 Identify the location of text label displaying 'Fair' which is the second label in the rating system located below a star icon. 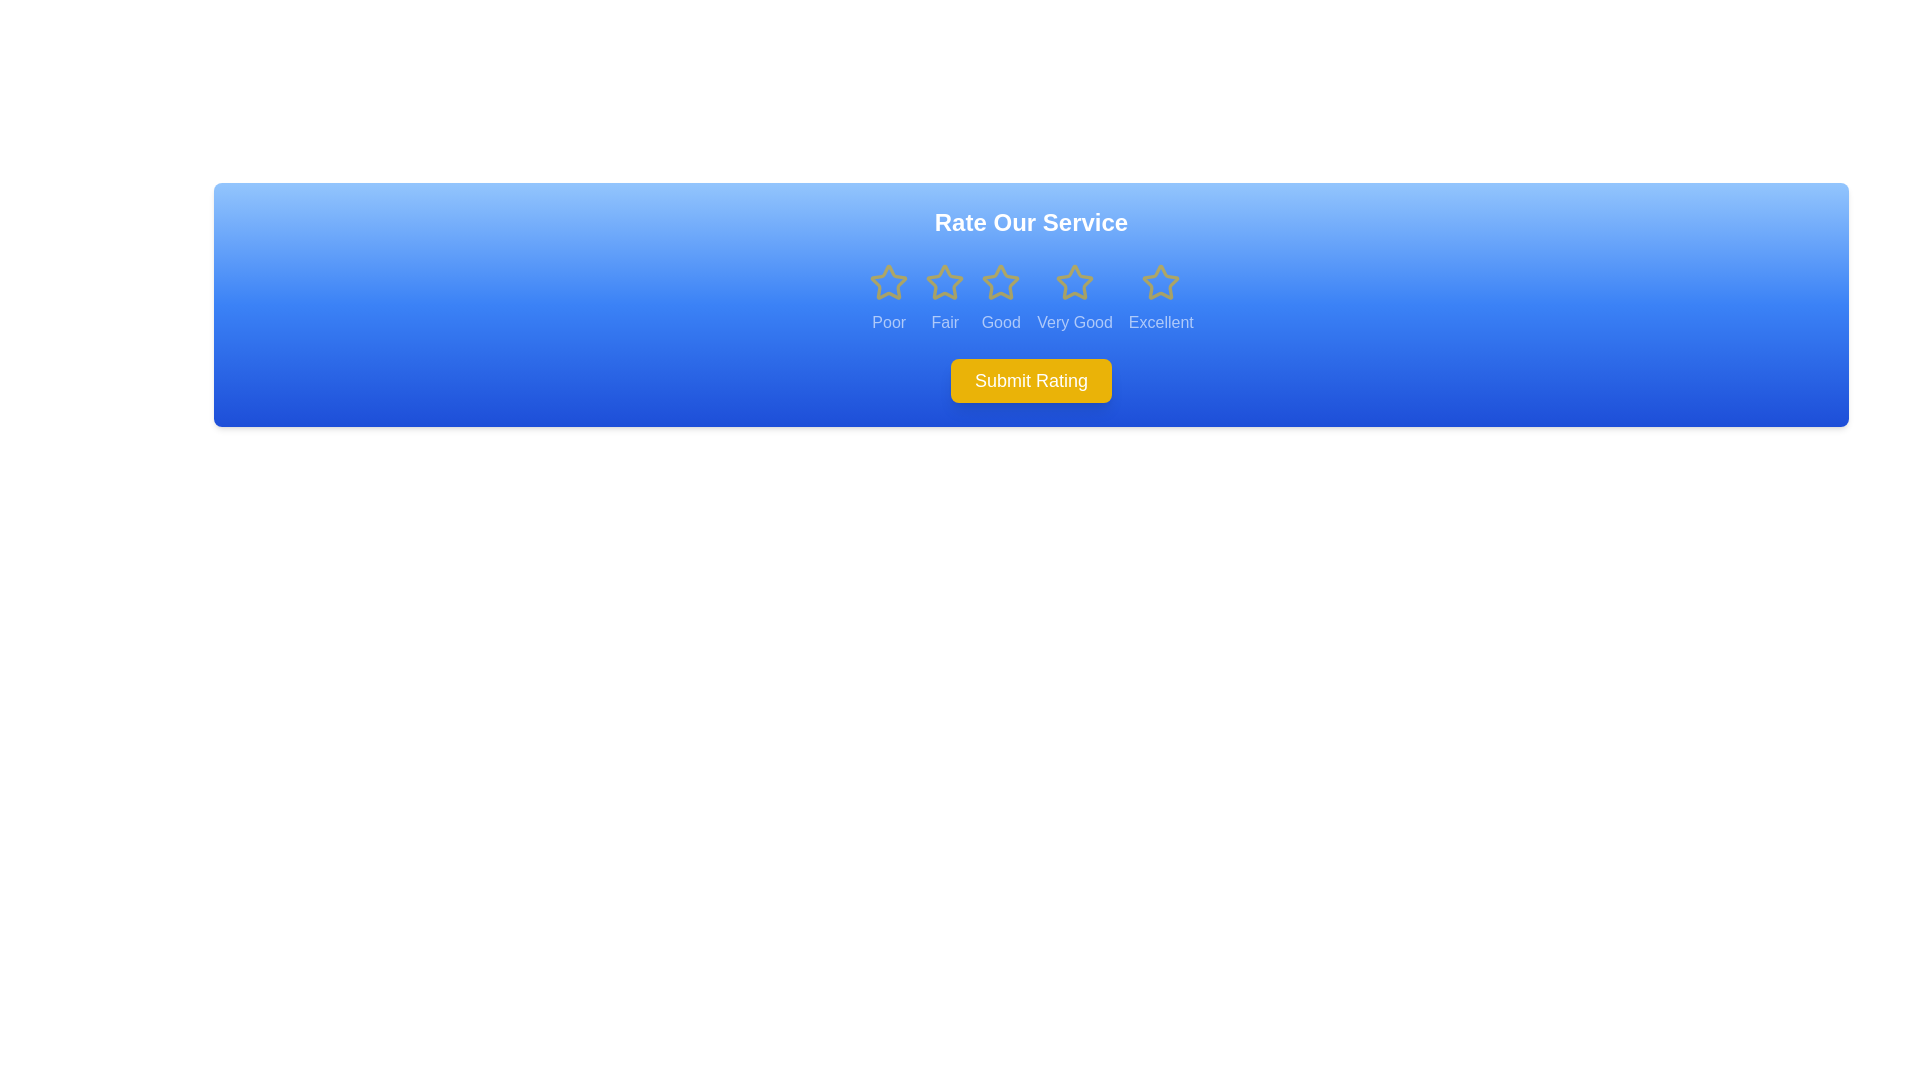
(944, 322).